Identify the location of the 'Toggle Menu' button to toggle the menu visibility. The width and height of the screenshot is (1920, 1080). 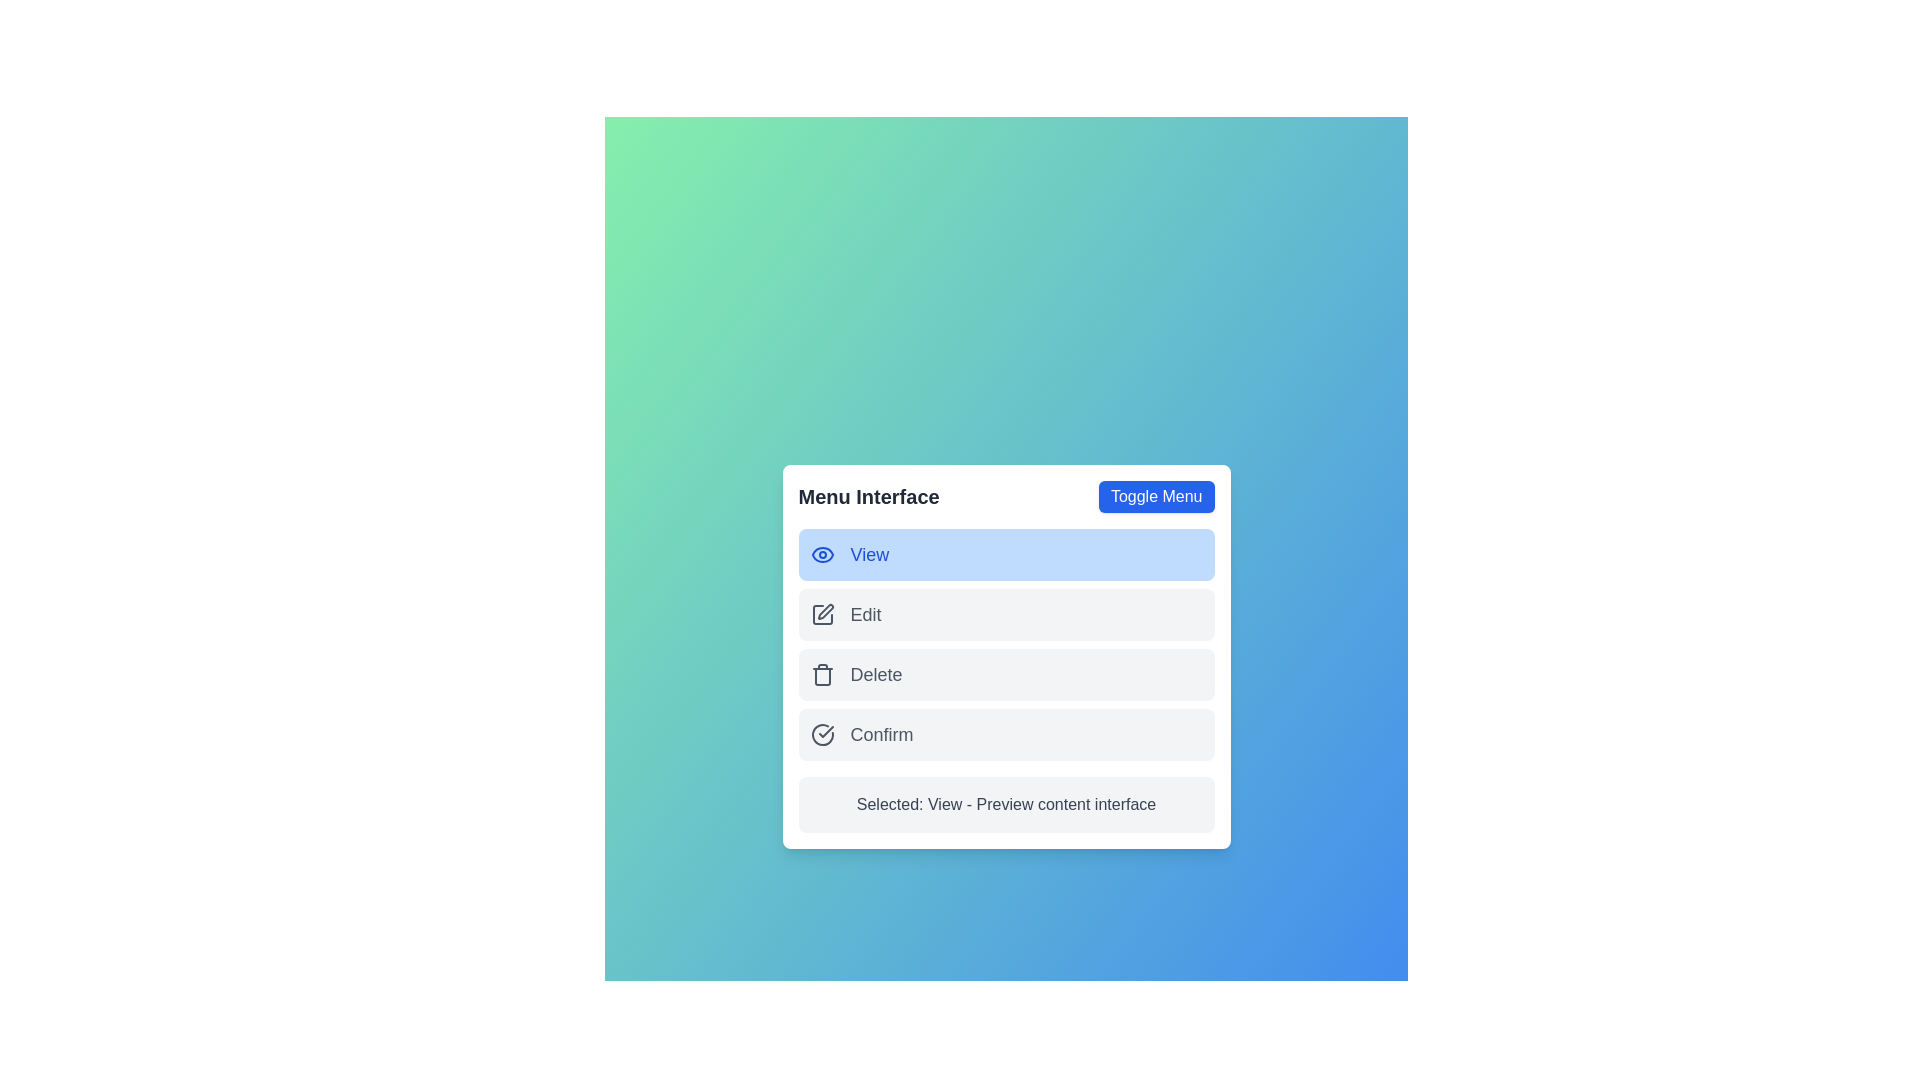
(1156, 496).